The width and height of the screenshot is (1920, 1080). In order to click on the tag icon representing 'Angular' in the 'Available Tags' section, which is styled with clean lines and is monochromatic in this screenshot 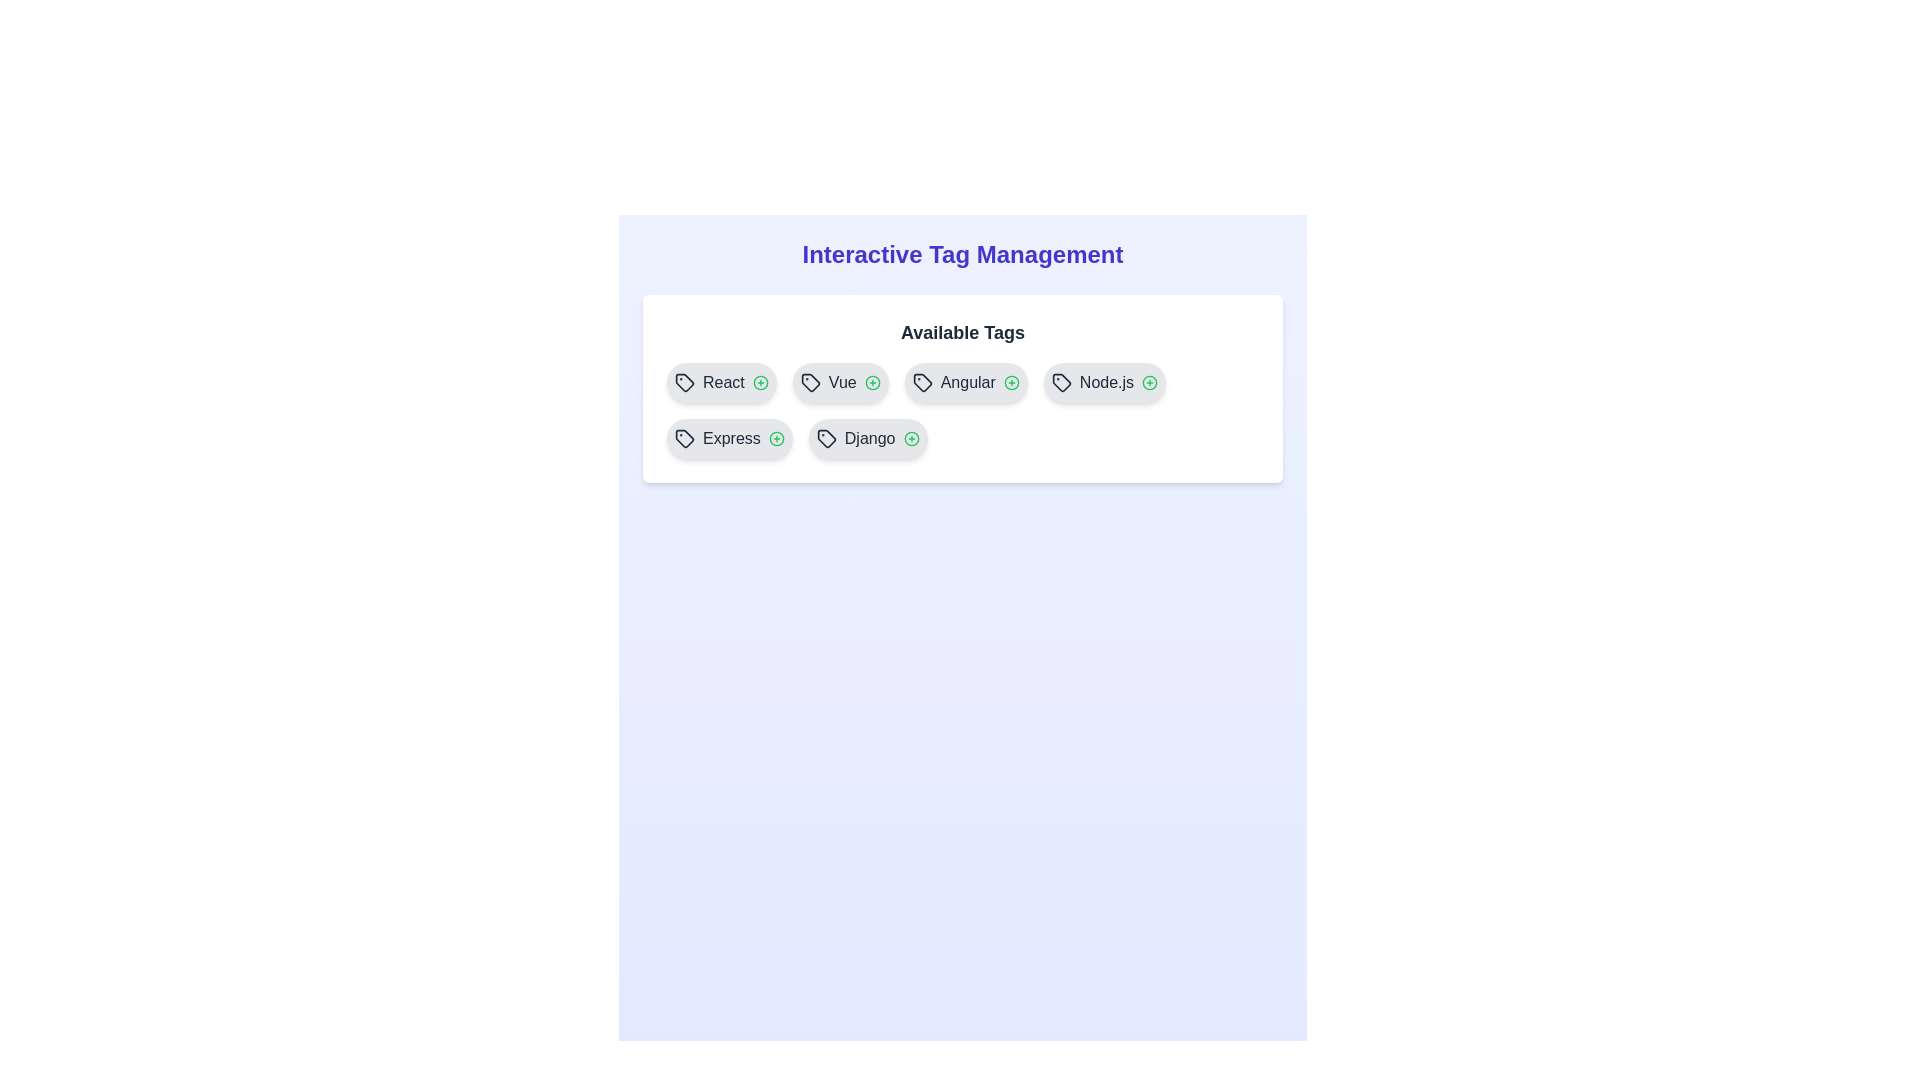, I will do `click(921, 382)`.